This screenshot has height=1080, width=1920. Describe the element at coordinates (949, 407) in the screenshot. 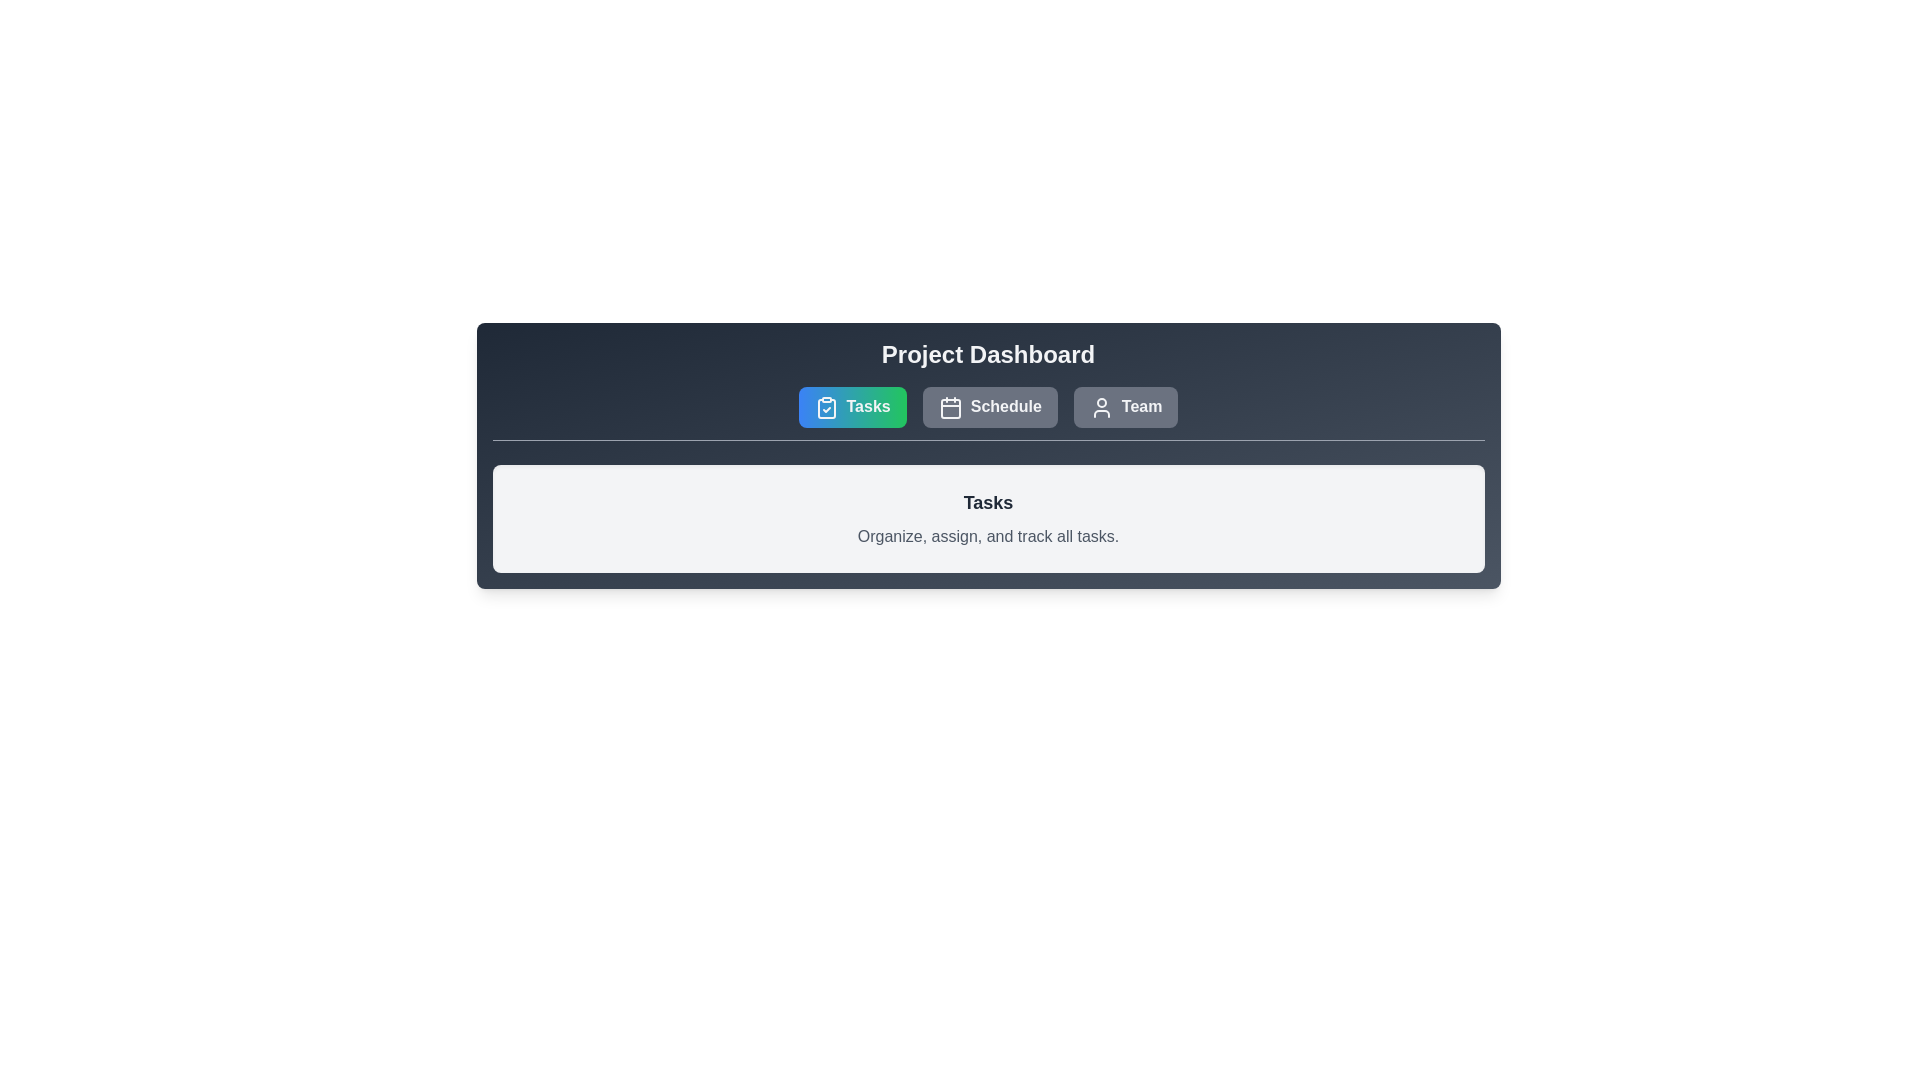

I see `the SVG rectangle that forms the main body of the calendar icon located in the 'Schedule' section of the top UI` at that location.